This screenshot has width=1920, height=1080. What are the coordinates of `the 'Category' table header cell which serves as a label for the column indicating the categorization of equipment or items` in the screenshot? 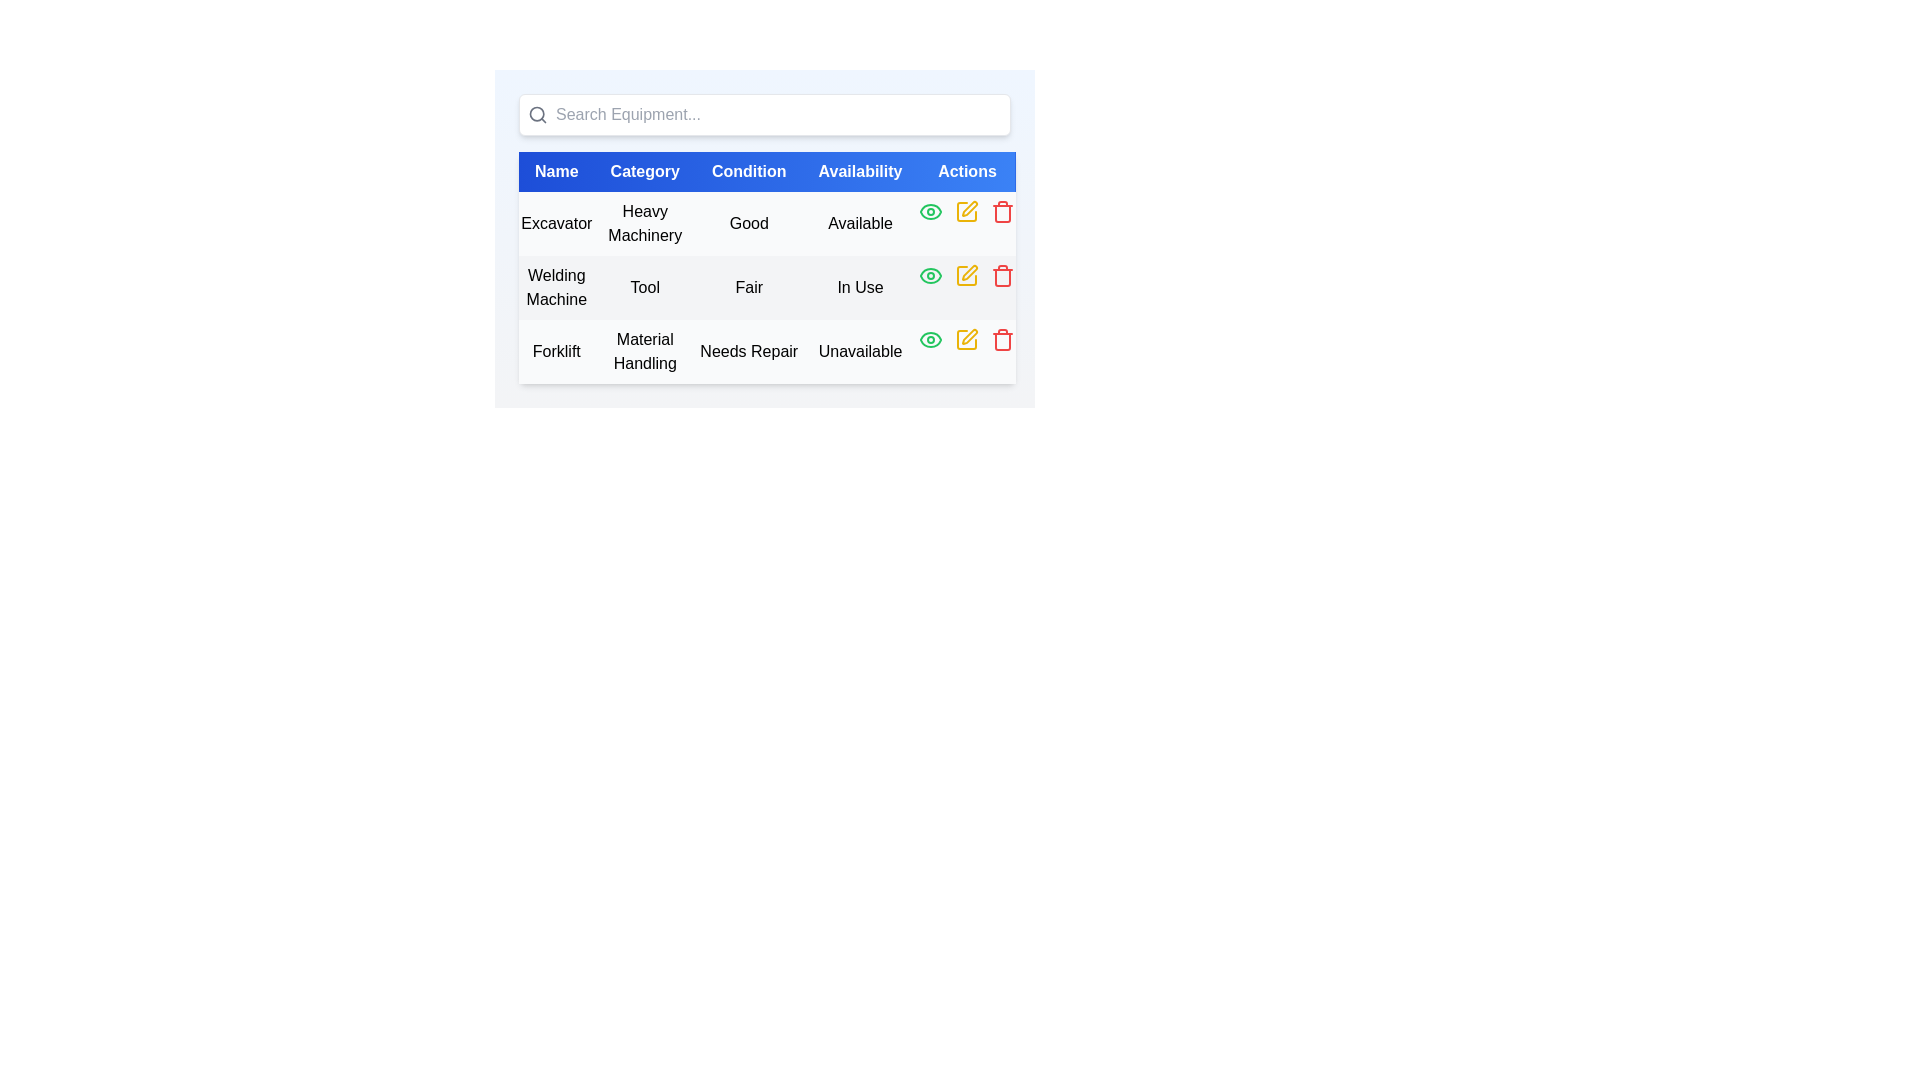 It's located at (645, 171).